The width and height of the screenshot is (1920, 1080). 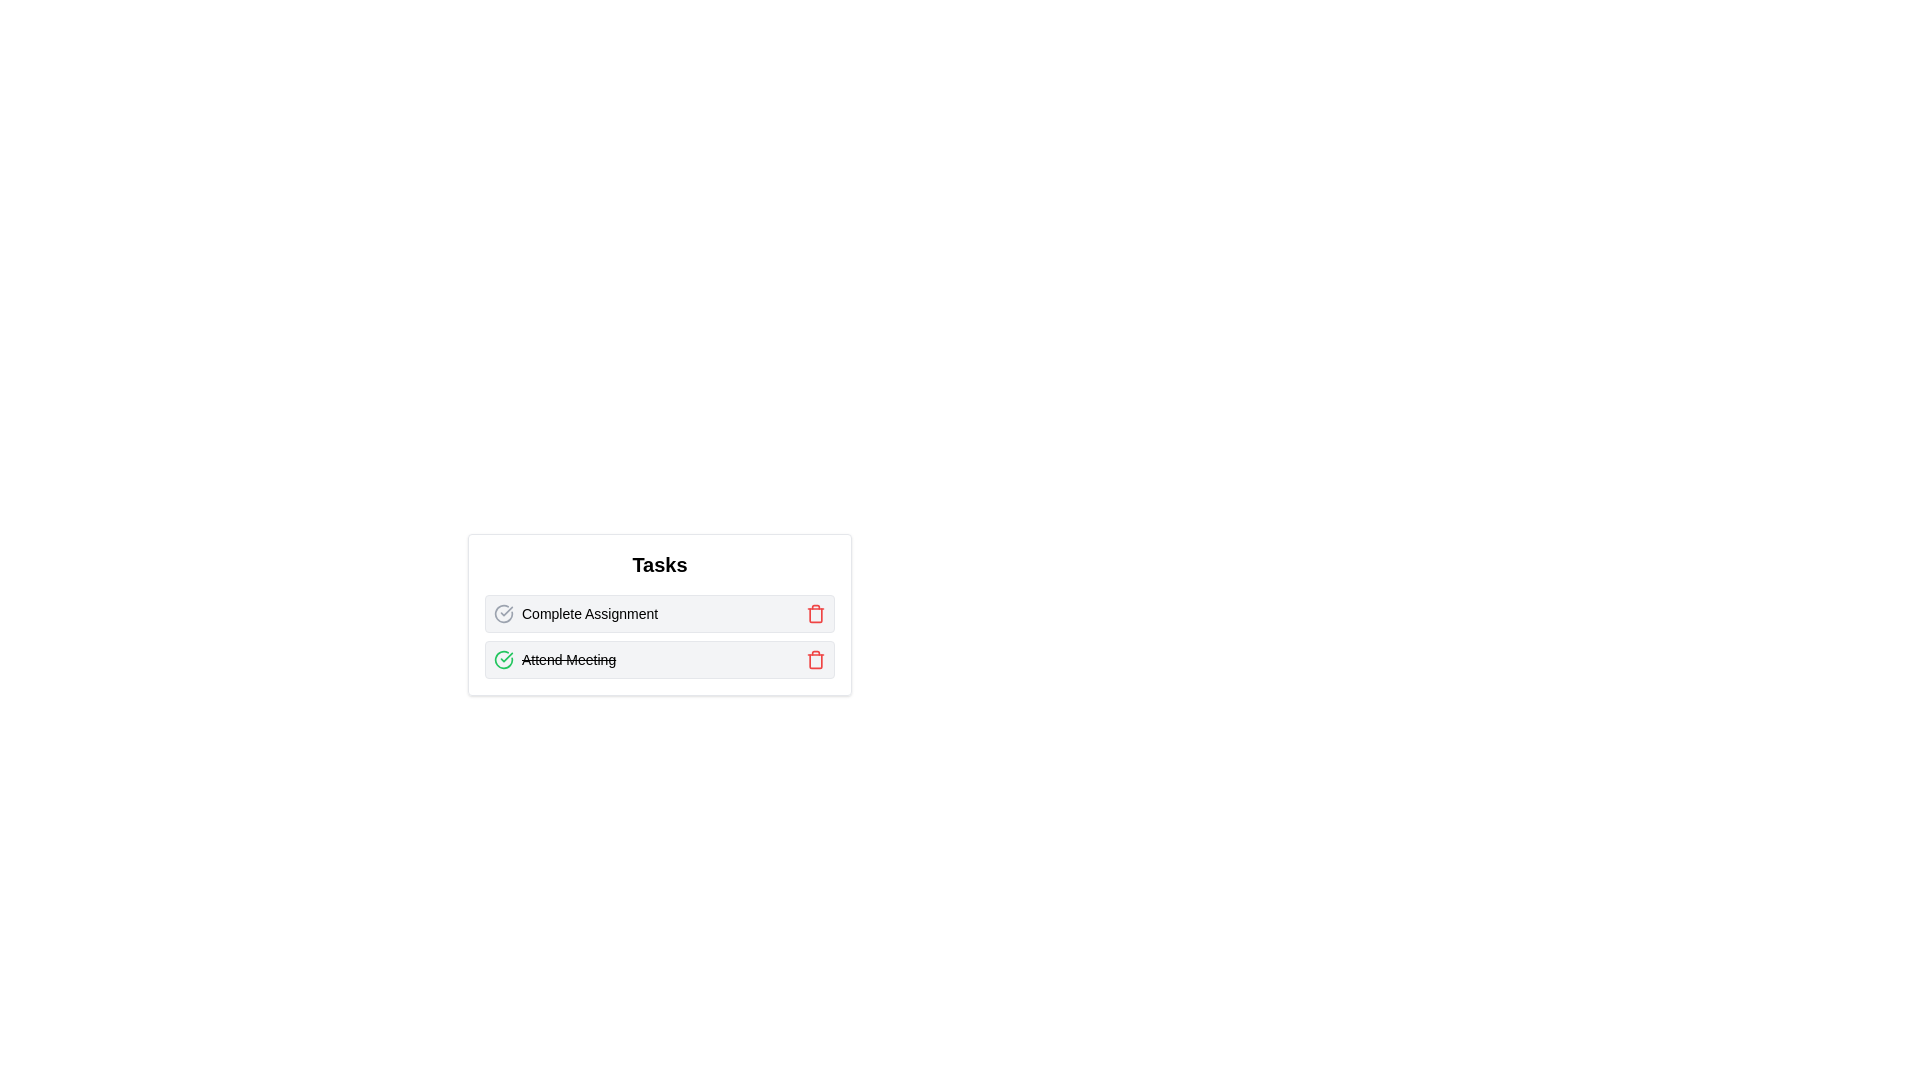 I want to click on the trash bin icon located at the rightmost end of the row associated with the 'Attend Meeting' task, so click(x=816, y=659).